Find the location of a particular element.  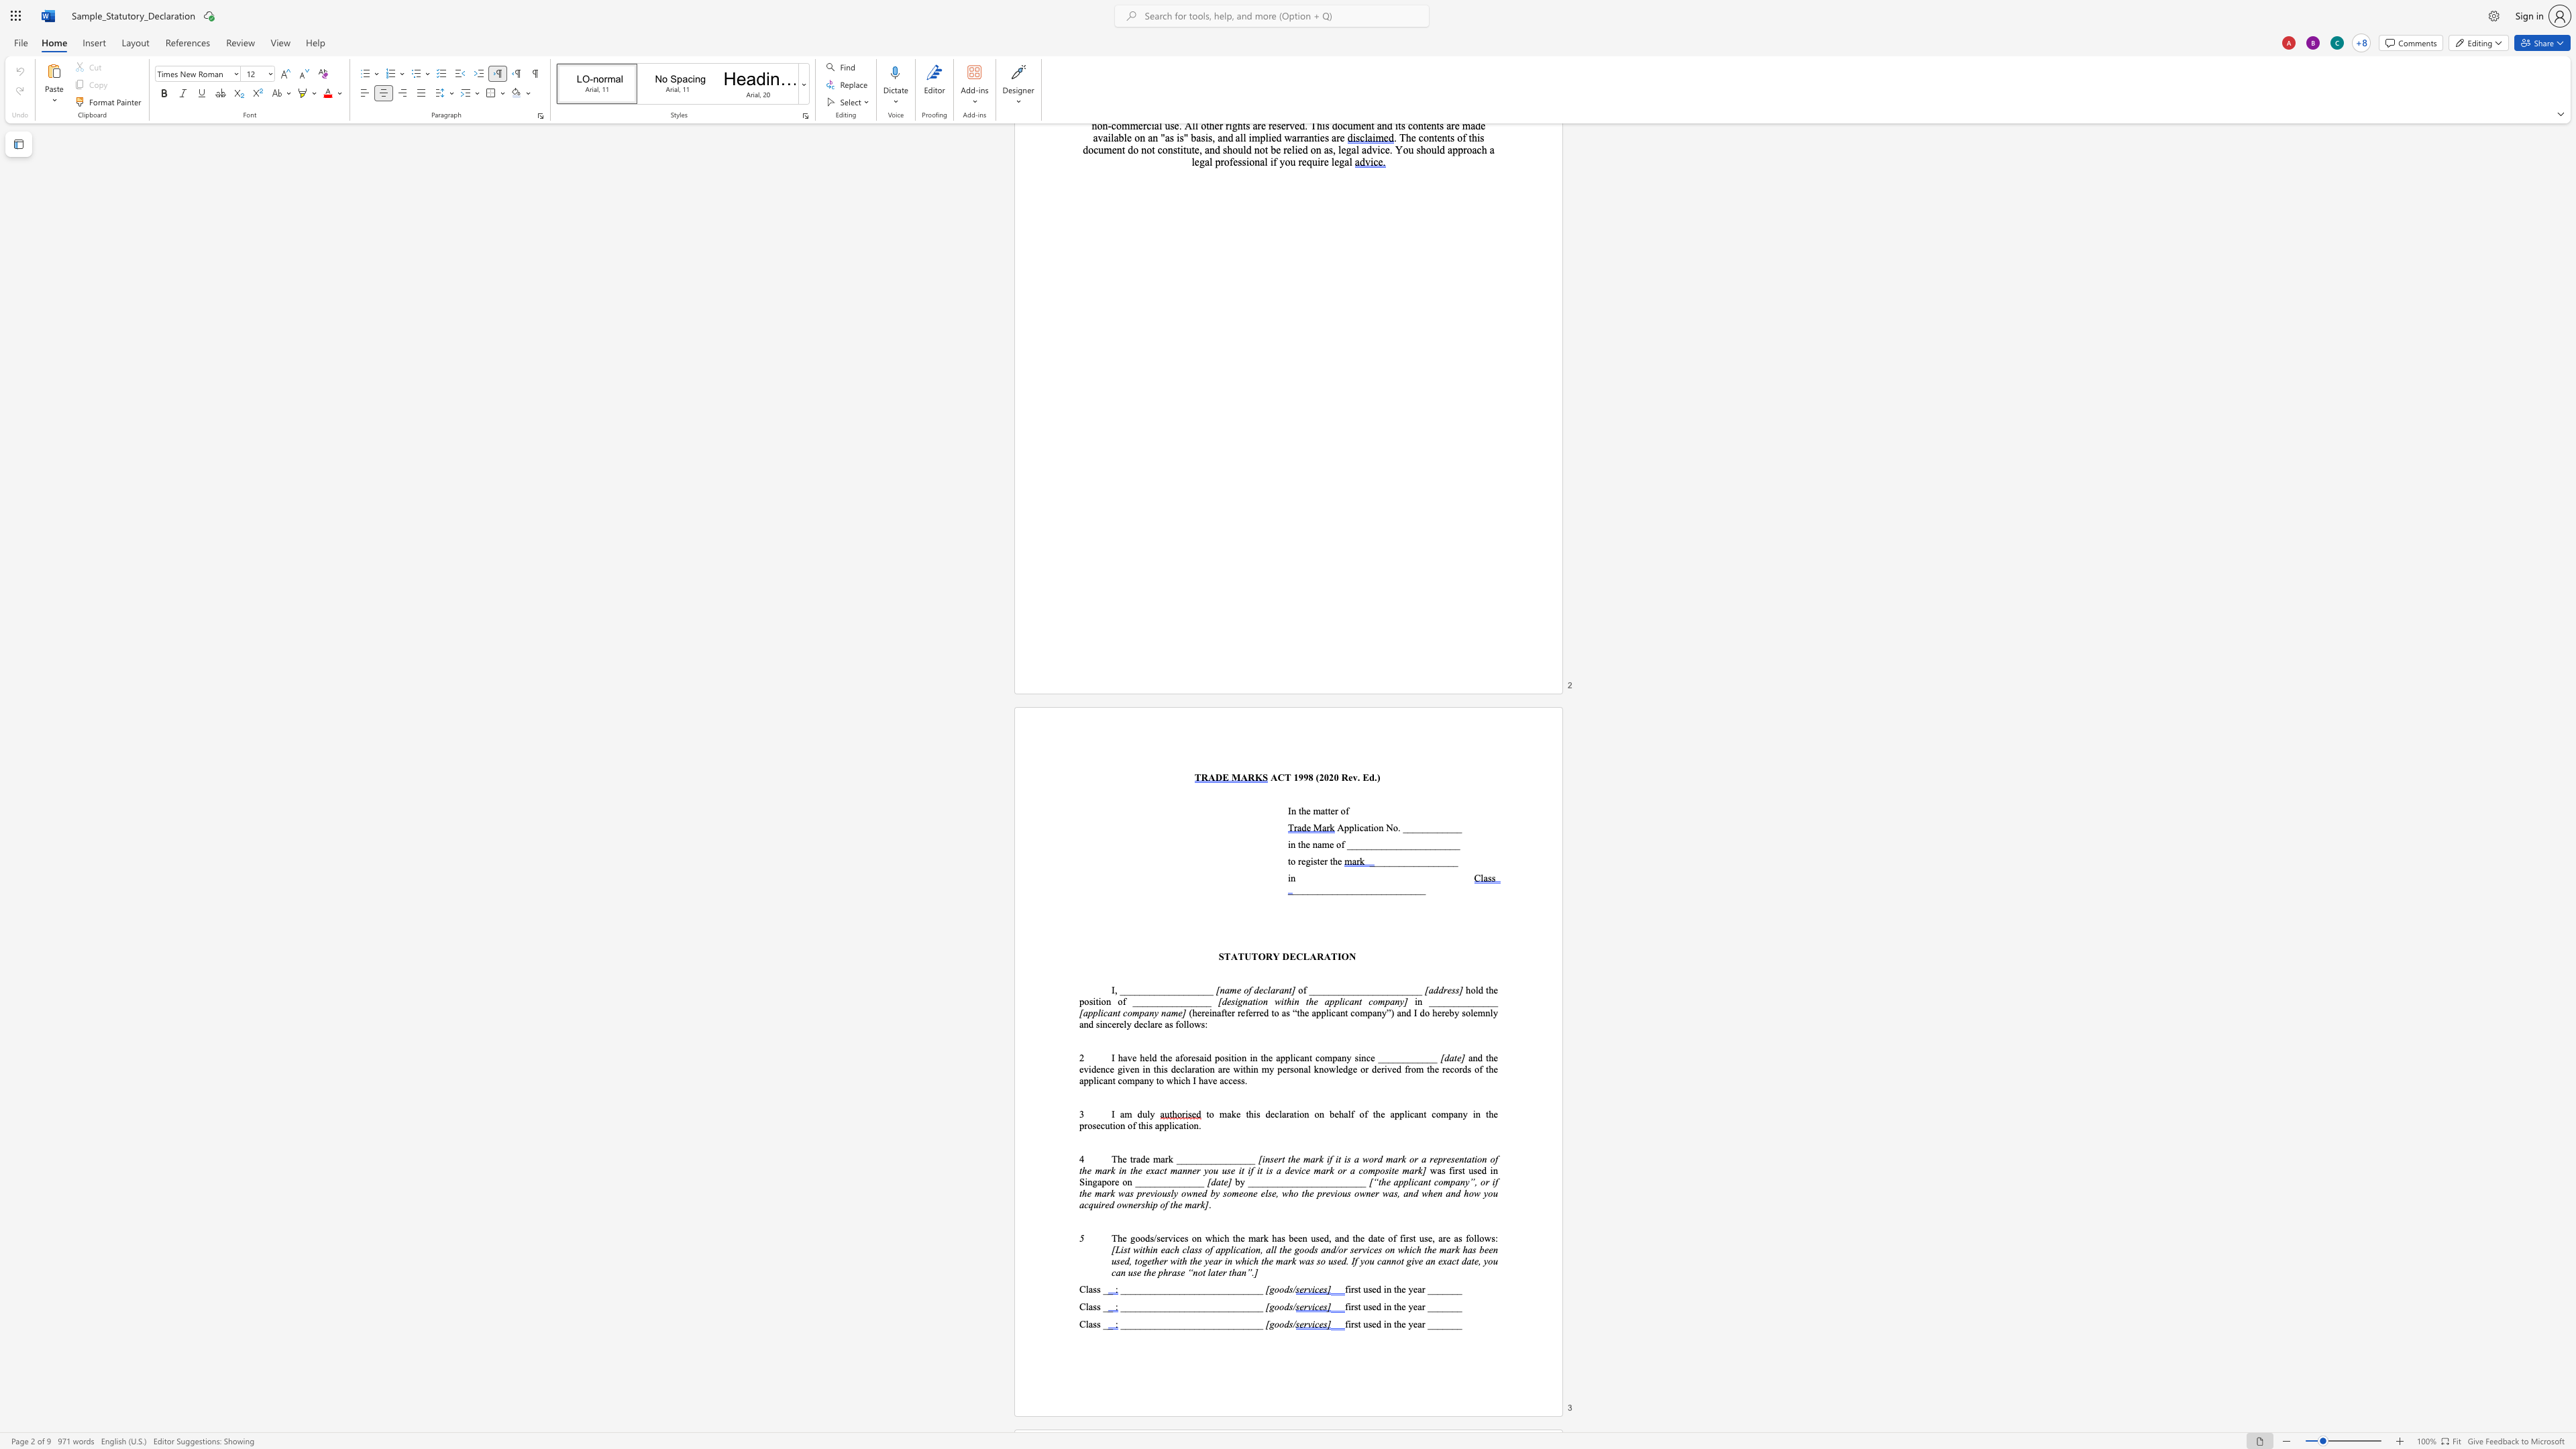

the space between the continuous character "m" and "a" in the text is located at coordinates (1319, 810).